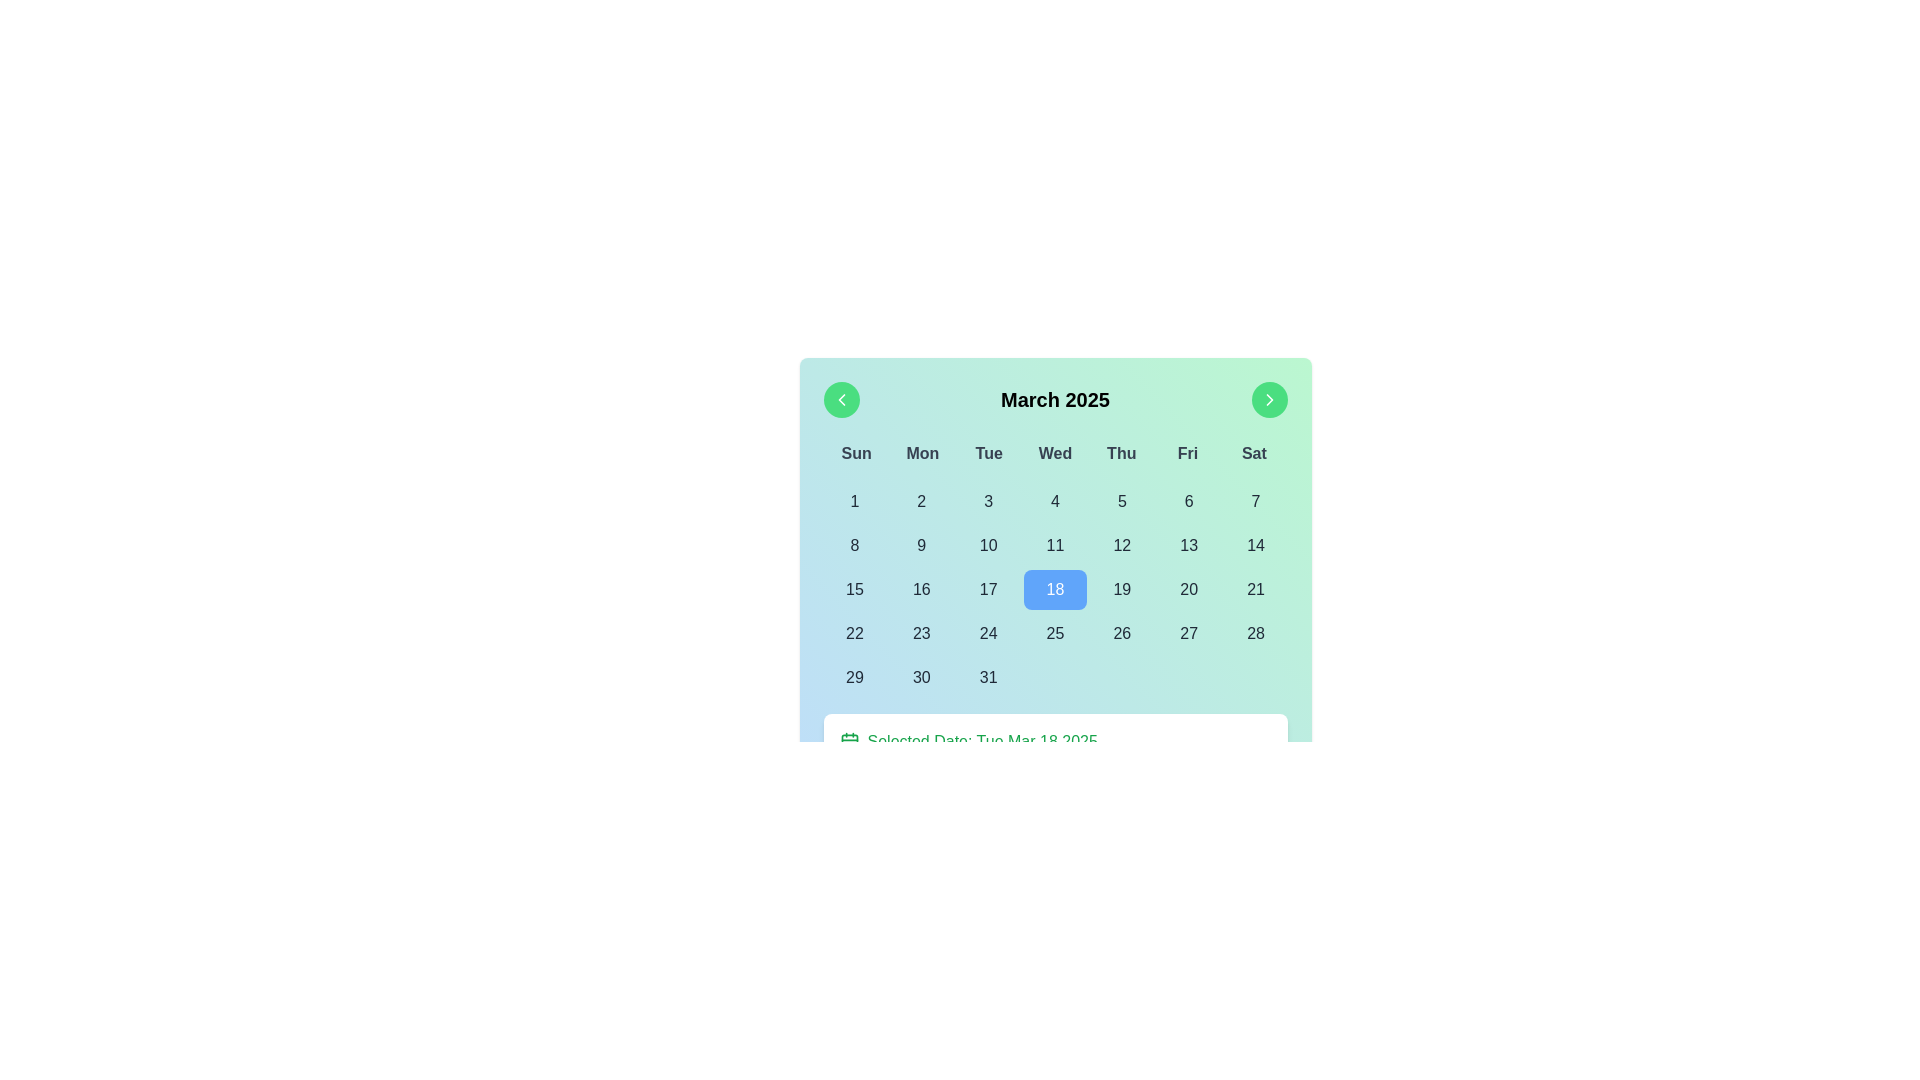 This screenshot has height=1080, width=1920. I want to click on the static text label indicating 'Sat' for Saturday in the weekday header of the calendar view, located in the week header grid beneath the 'March 2025' header, so click(1253, 454).